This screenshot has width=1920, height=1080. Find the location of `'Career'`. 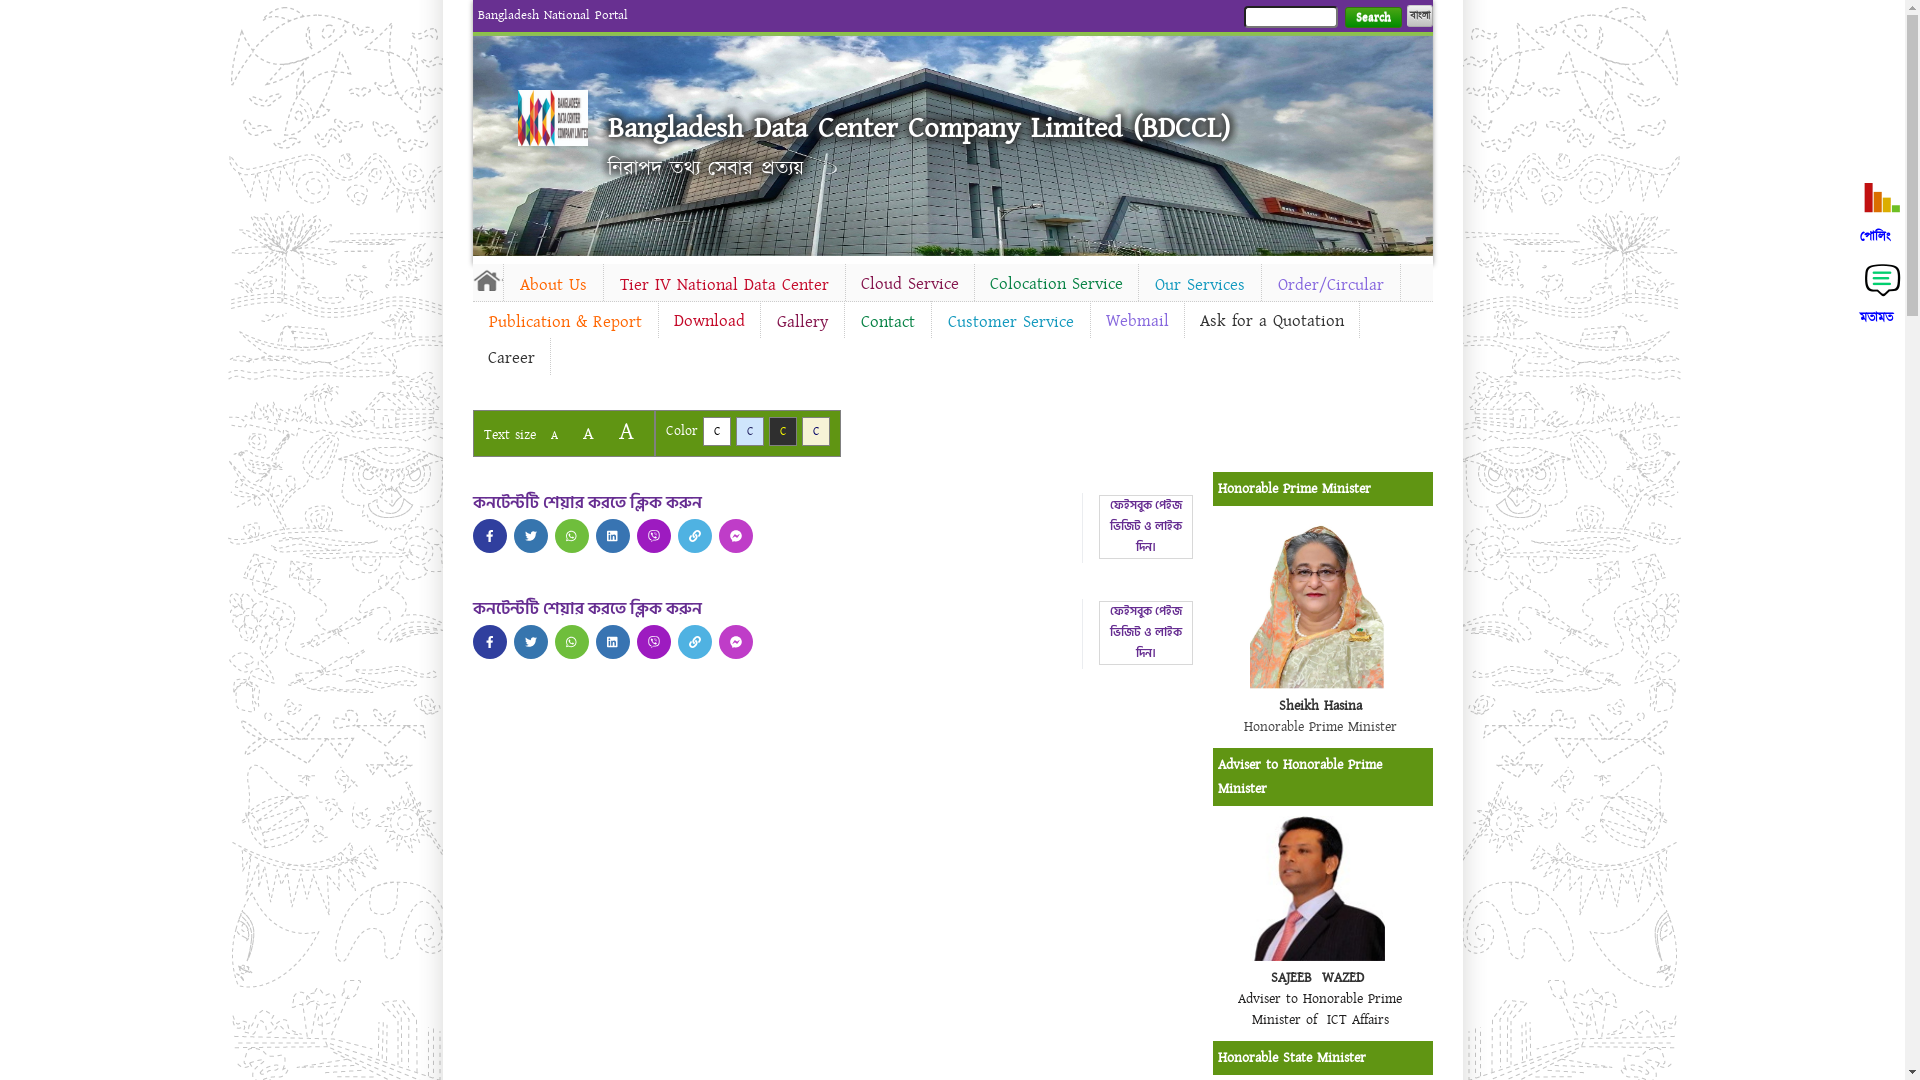

'Career' is located at coordinates (510, 357).